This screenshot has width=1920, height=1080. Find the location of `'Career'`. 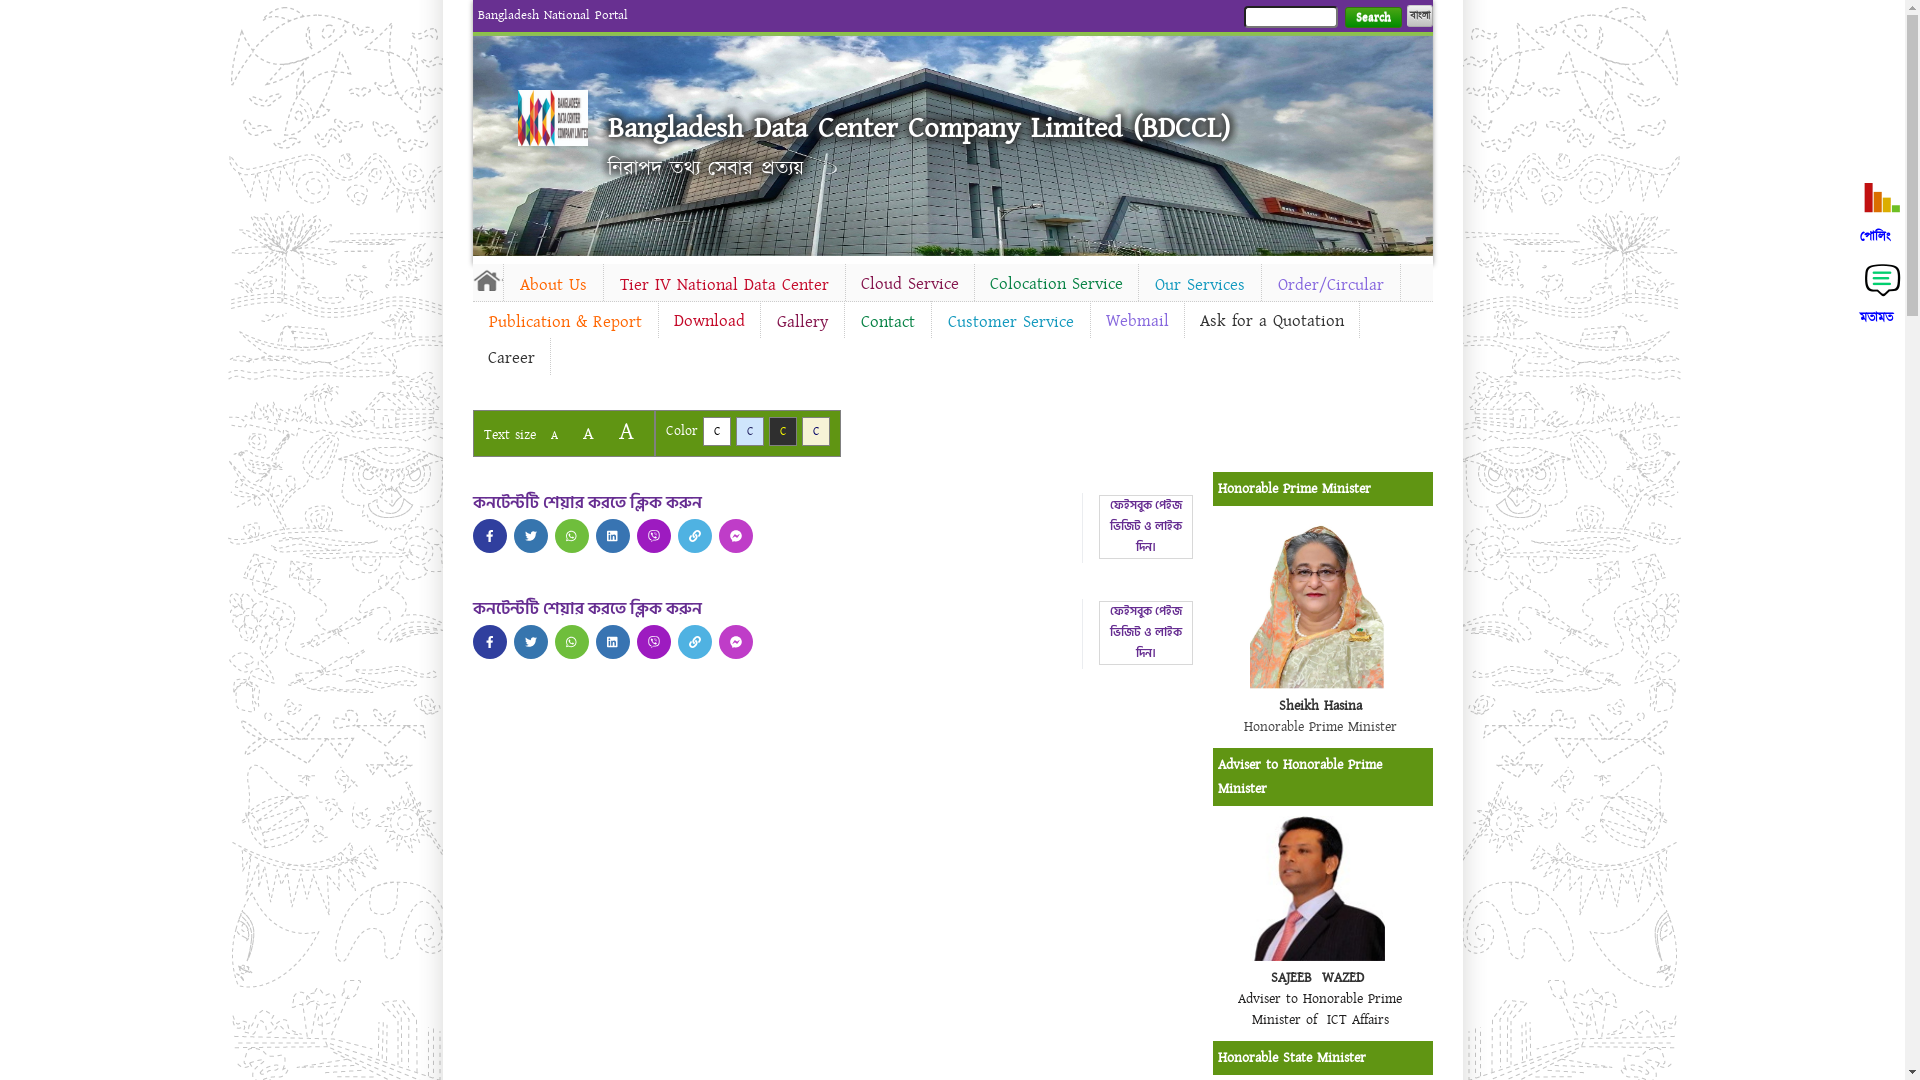

'Career' is located at coordinates (510, 357).